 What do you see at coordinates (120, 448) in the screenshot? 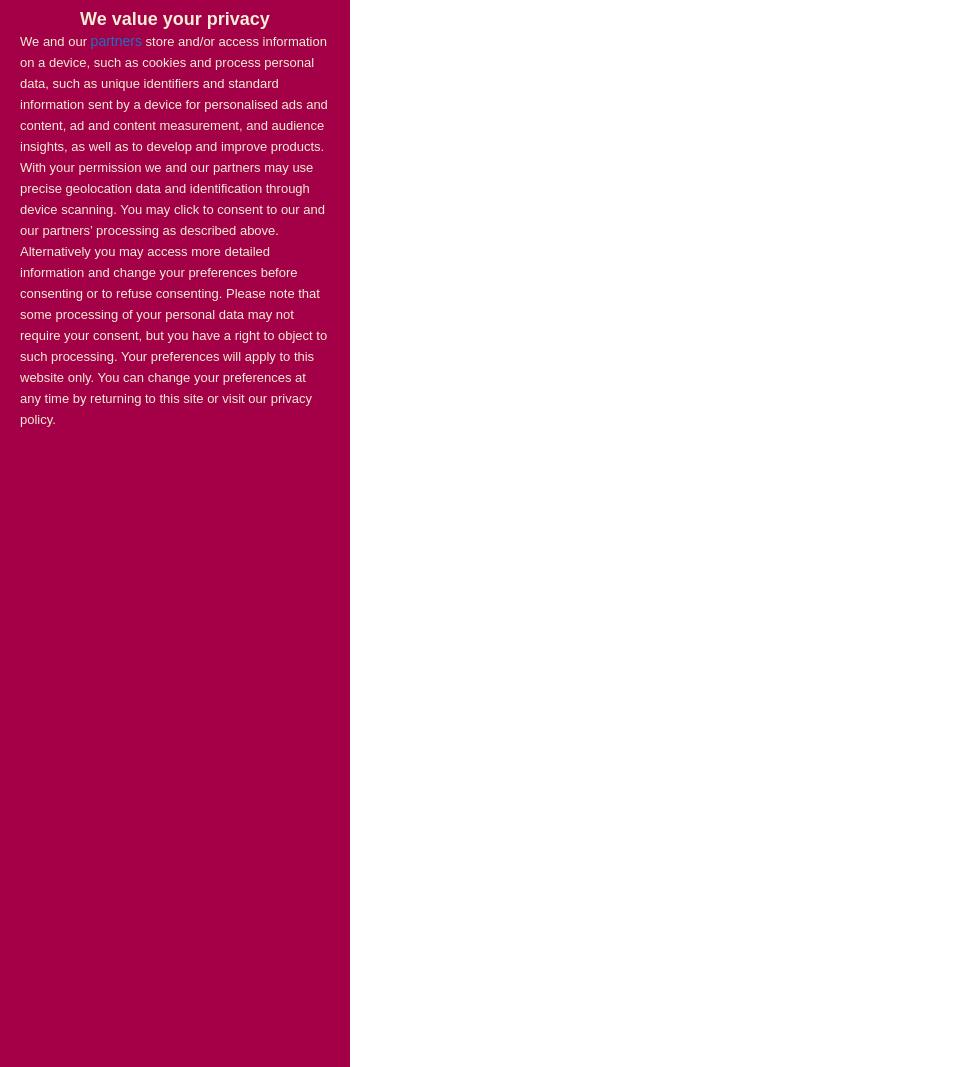
I see `'0'` at bounding box center [120, 448].